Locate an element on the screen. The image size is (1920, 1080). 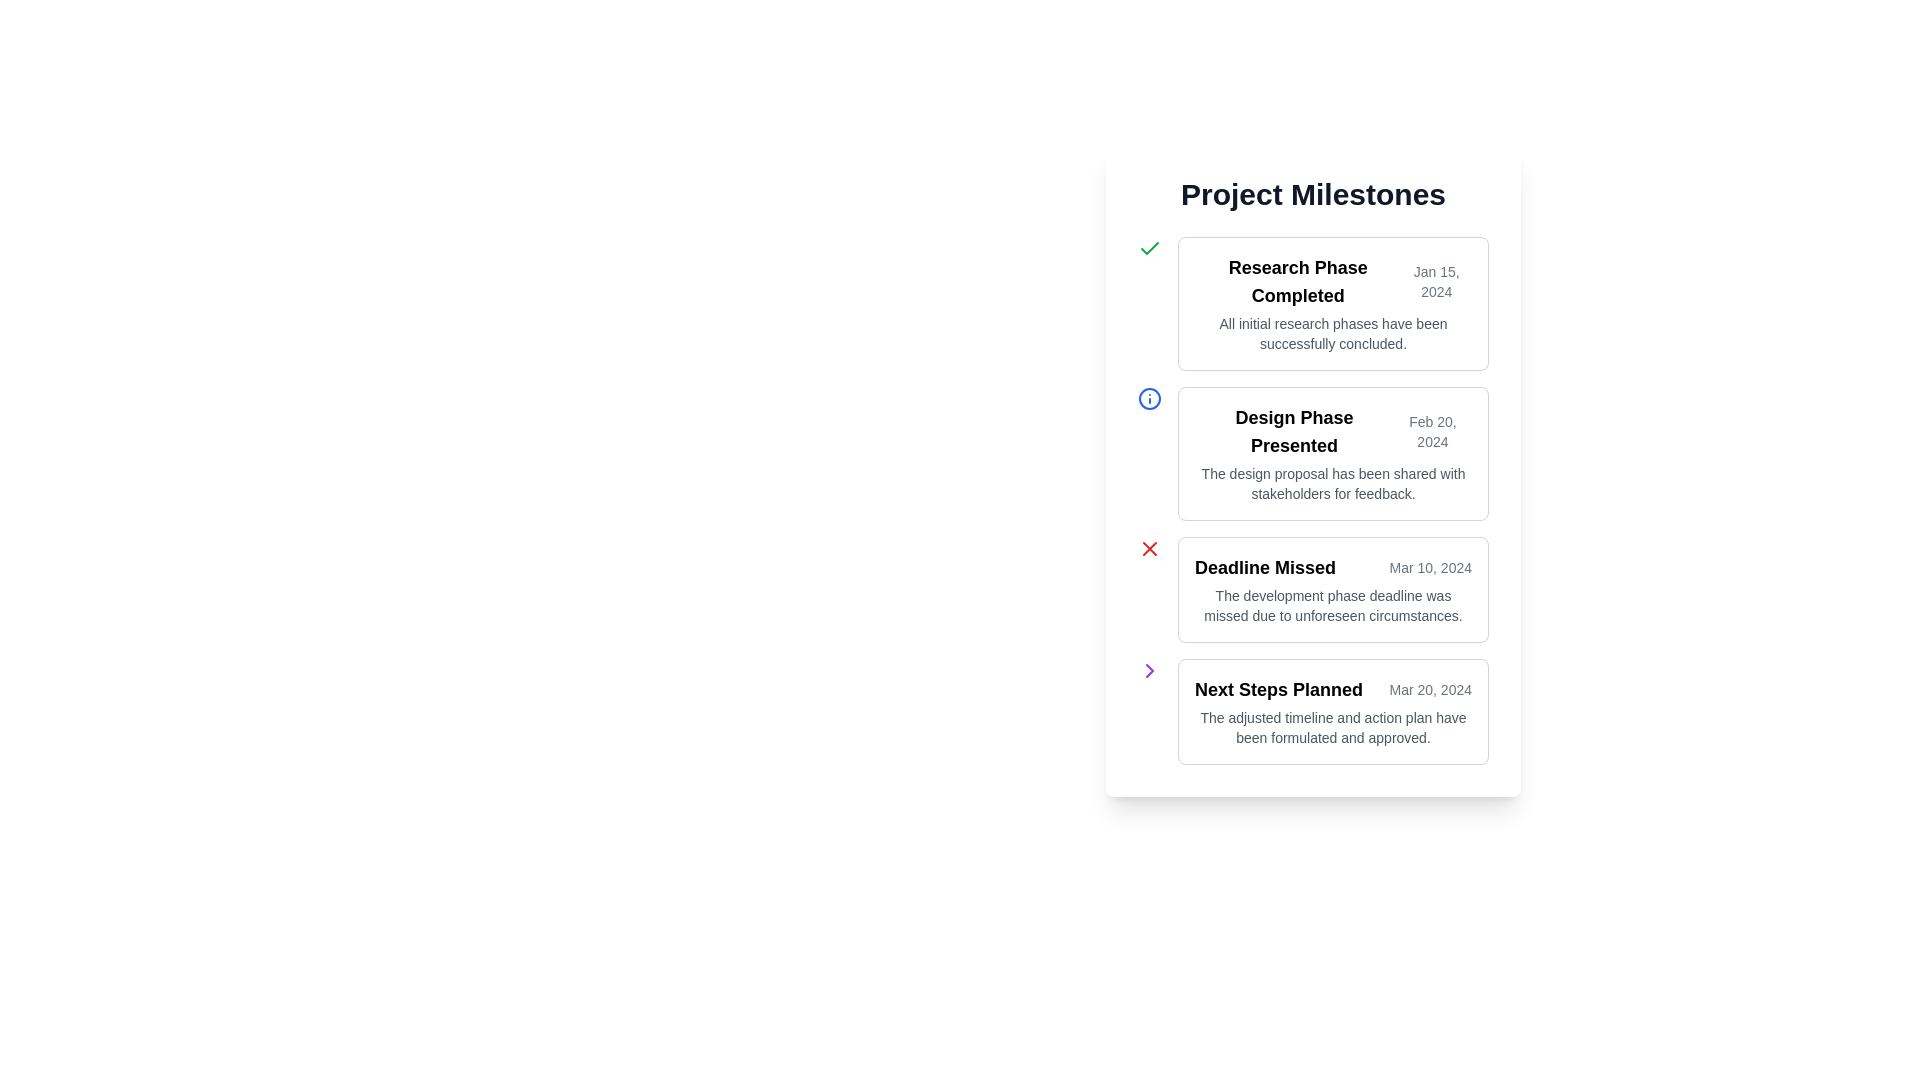
the static text field that displays the title or main status of a milestone indicating a missed deadline, located next to the date 'Mar 10, 2024' is located at coordinates (1264, 567).